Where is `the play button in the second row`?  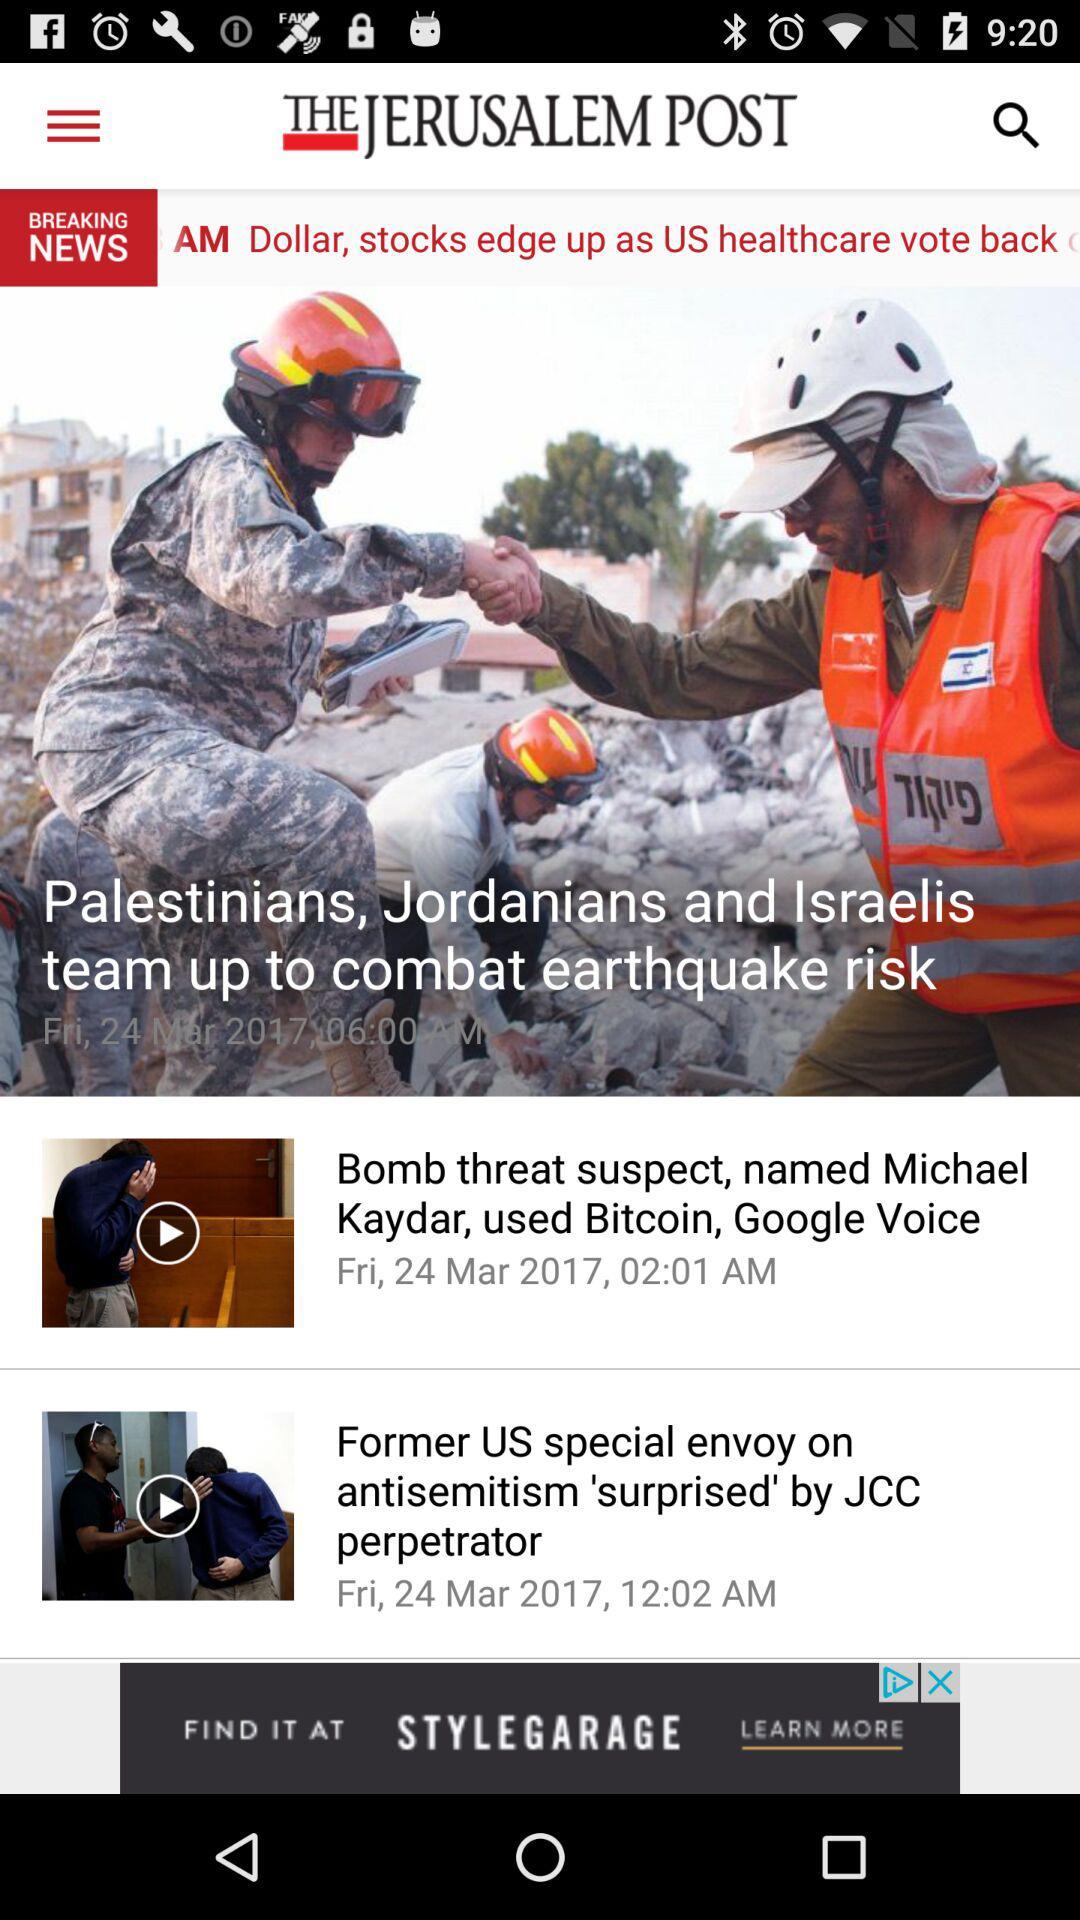 the play button in the second row is located at coordinates (167, 1506).